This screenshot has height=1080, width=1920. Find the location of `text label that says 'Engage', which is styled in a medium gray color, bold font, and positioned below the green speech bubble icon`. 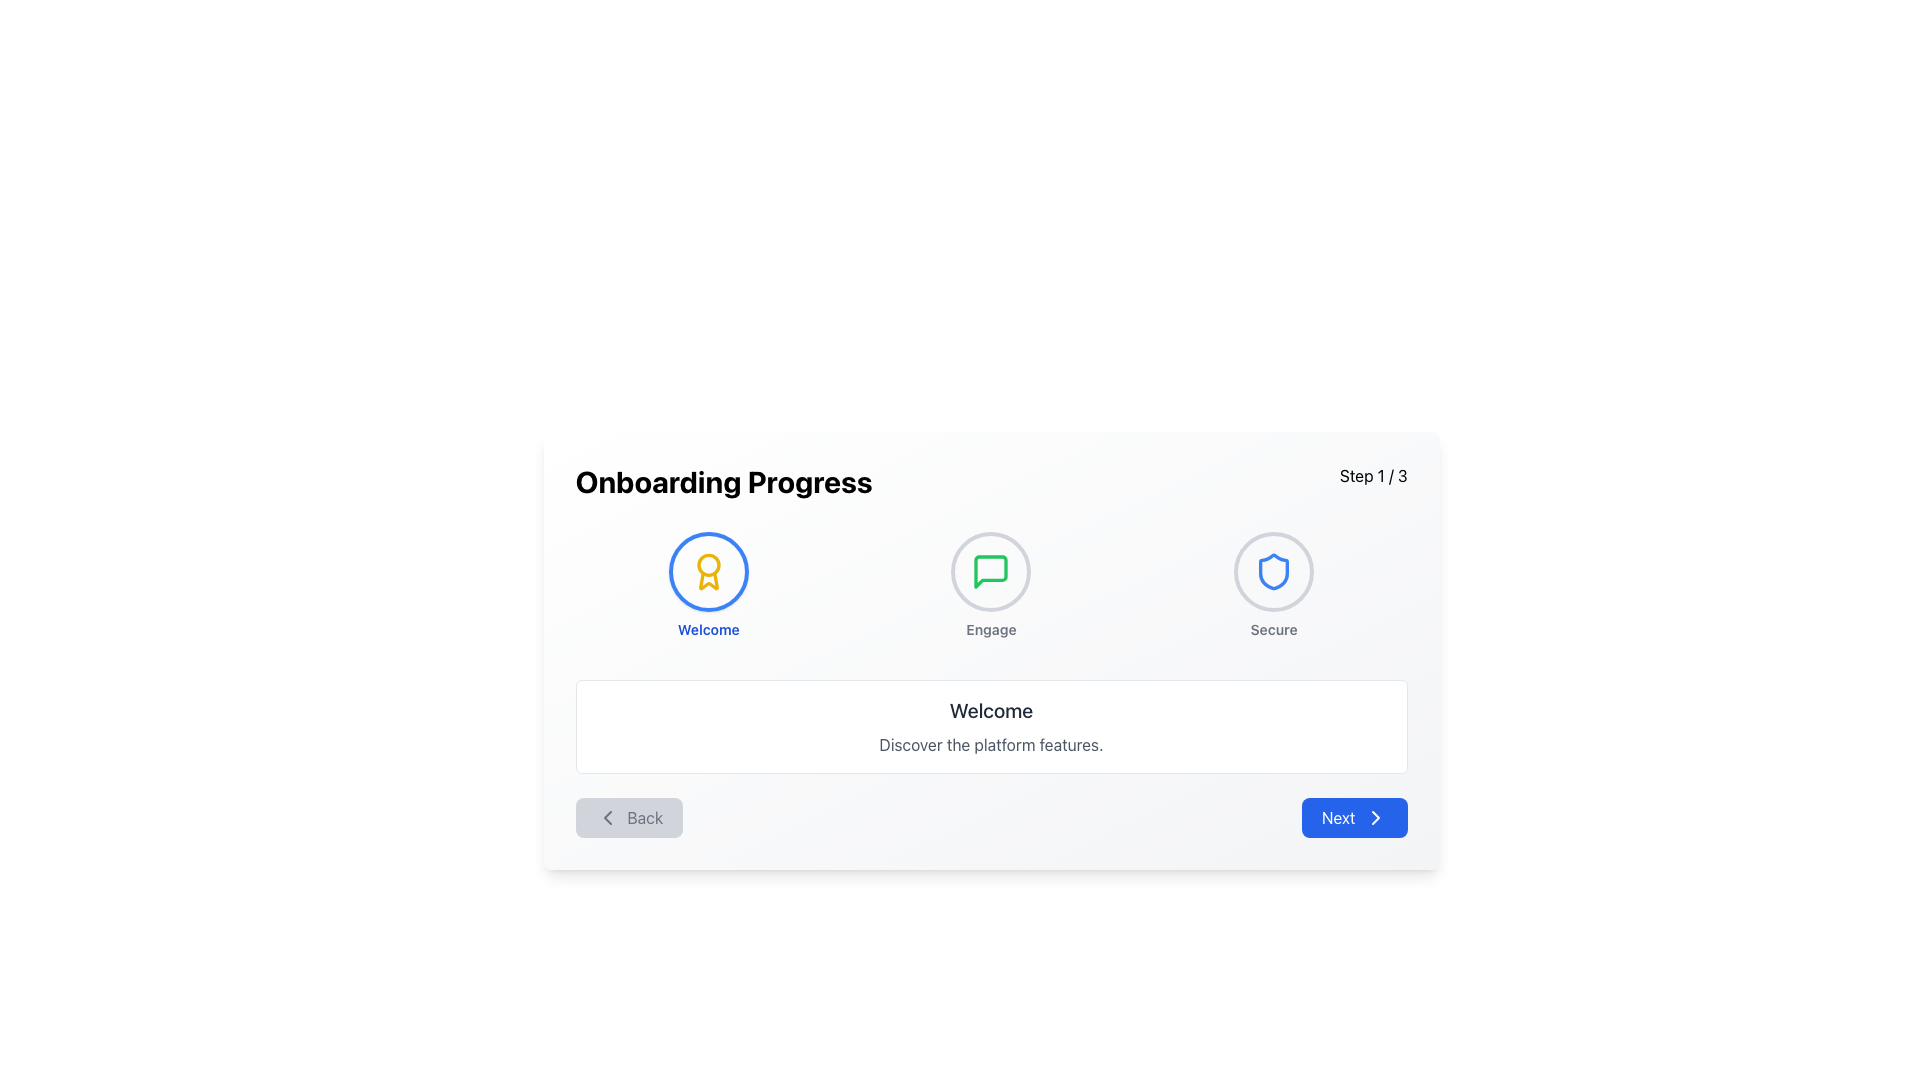

text label that says 'Engage', which is styled in a medium gray color, bold font, and positioned below the green speech bubble icon is located at coordinates (991, 628).